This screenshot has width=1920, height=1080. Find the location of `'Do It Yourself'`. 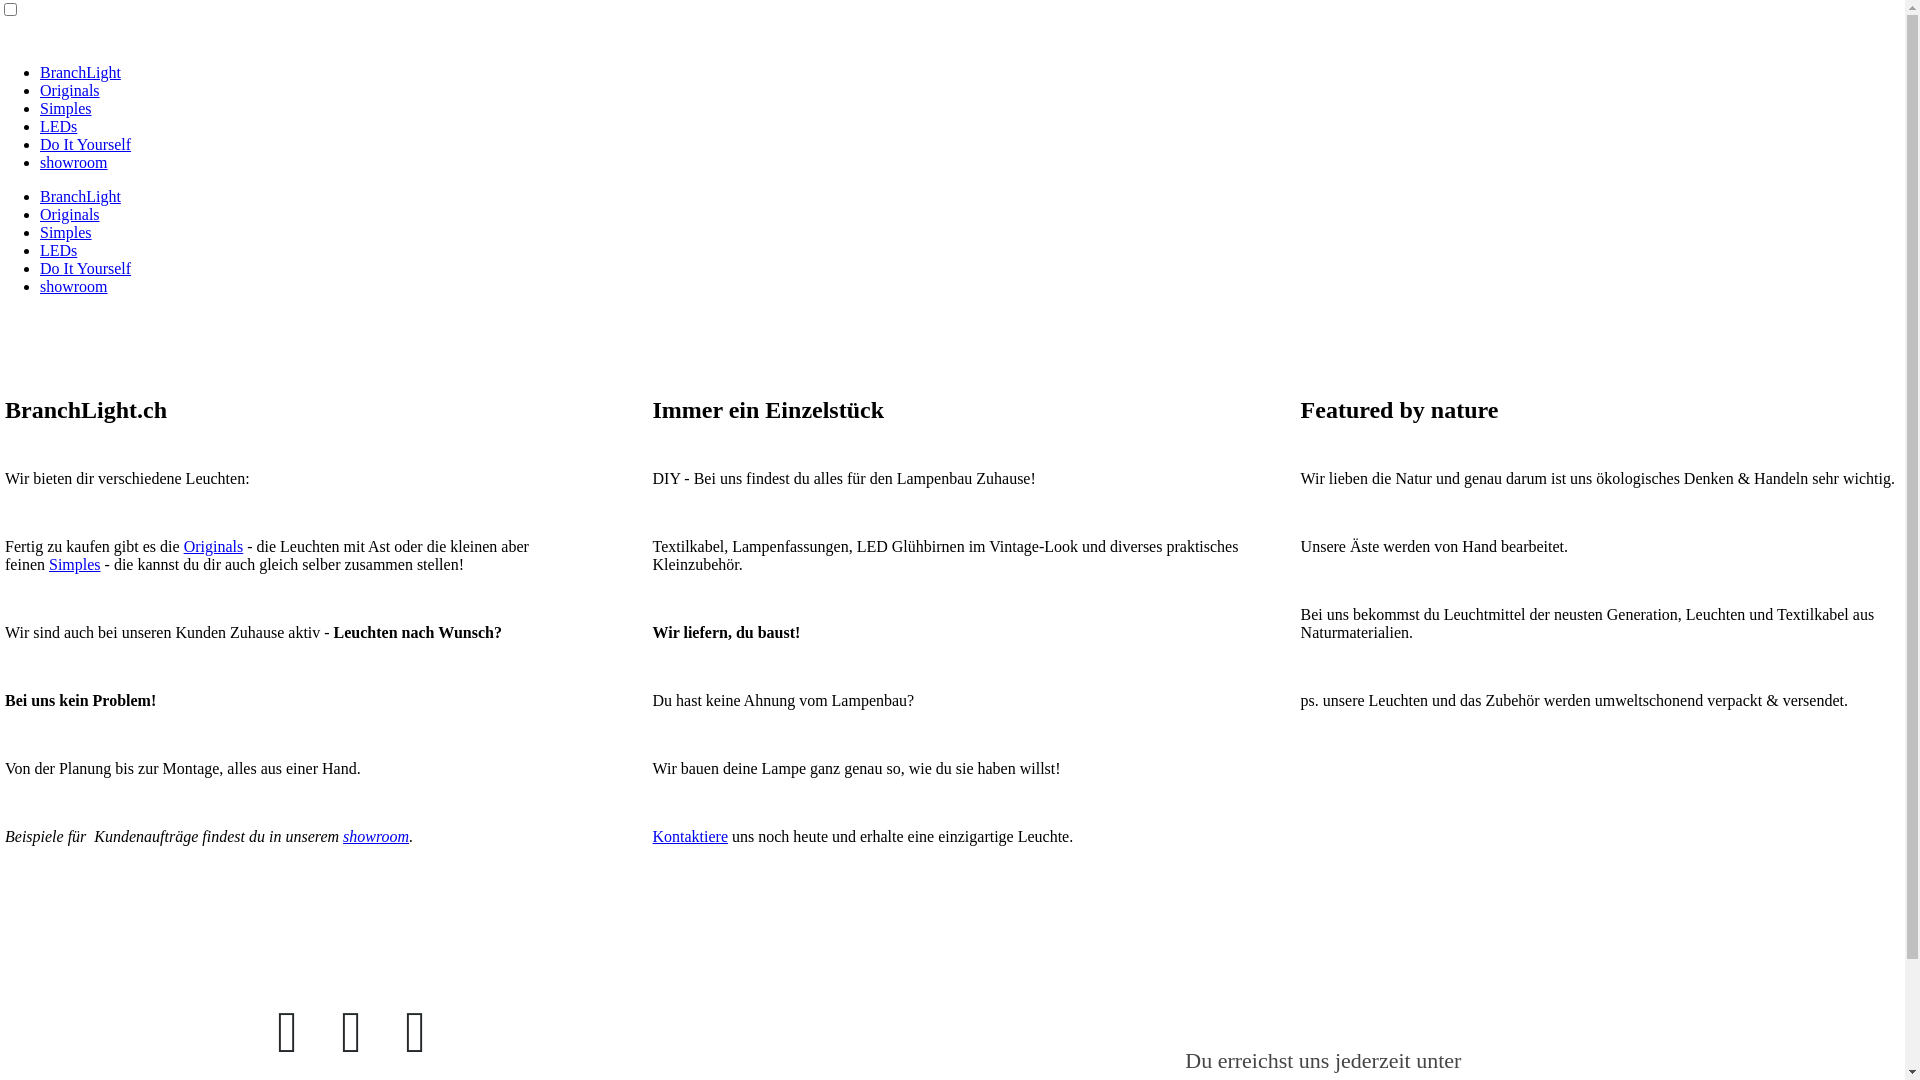

'Do It Yourself' is located at coordinates (84, 267).